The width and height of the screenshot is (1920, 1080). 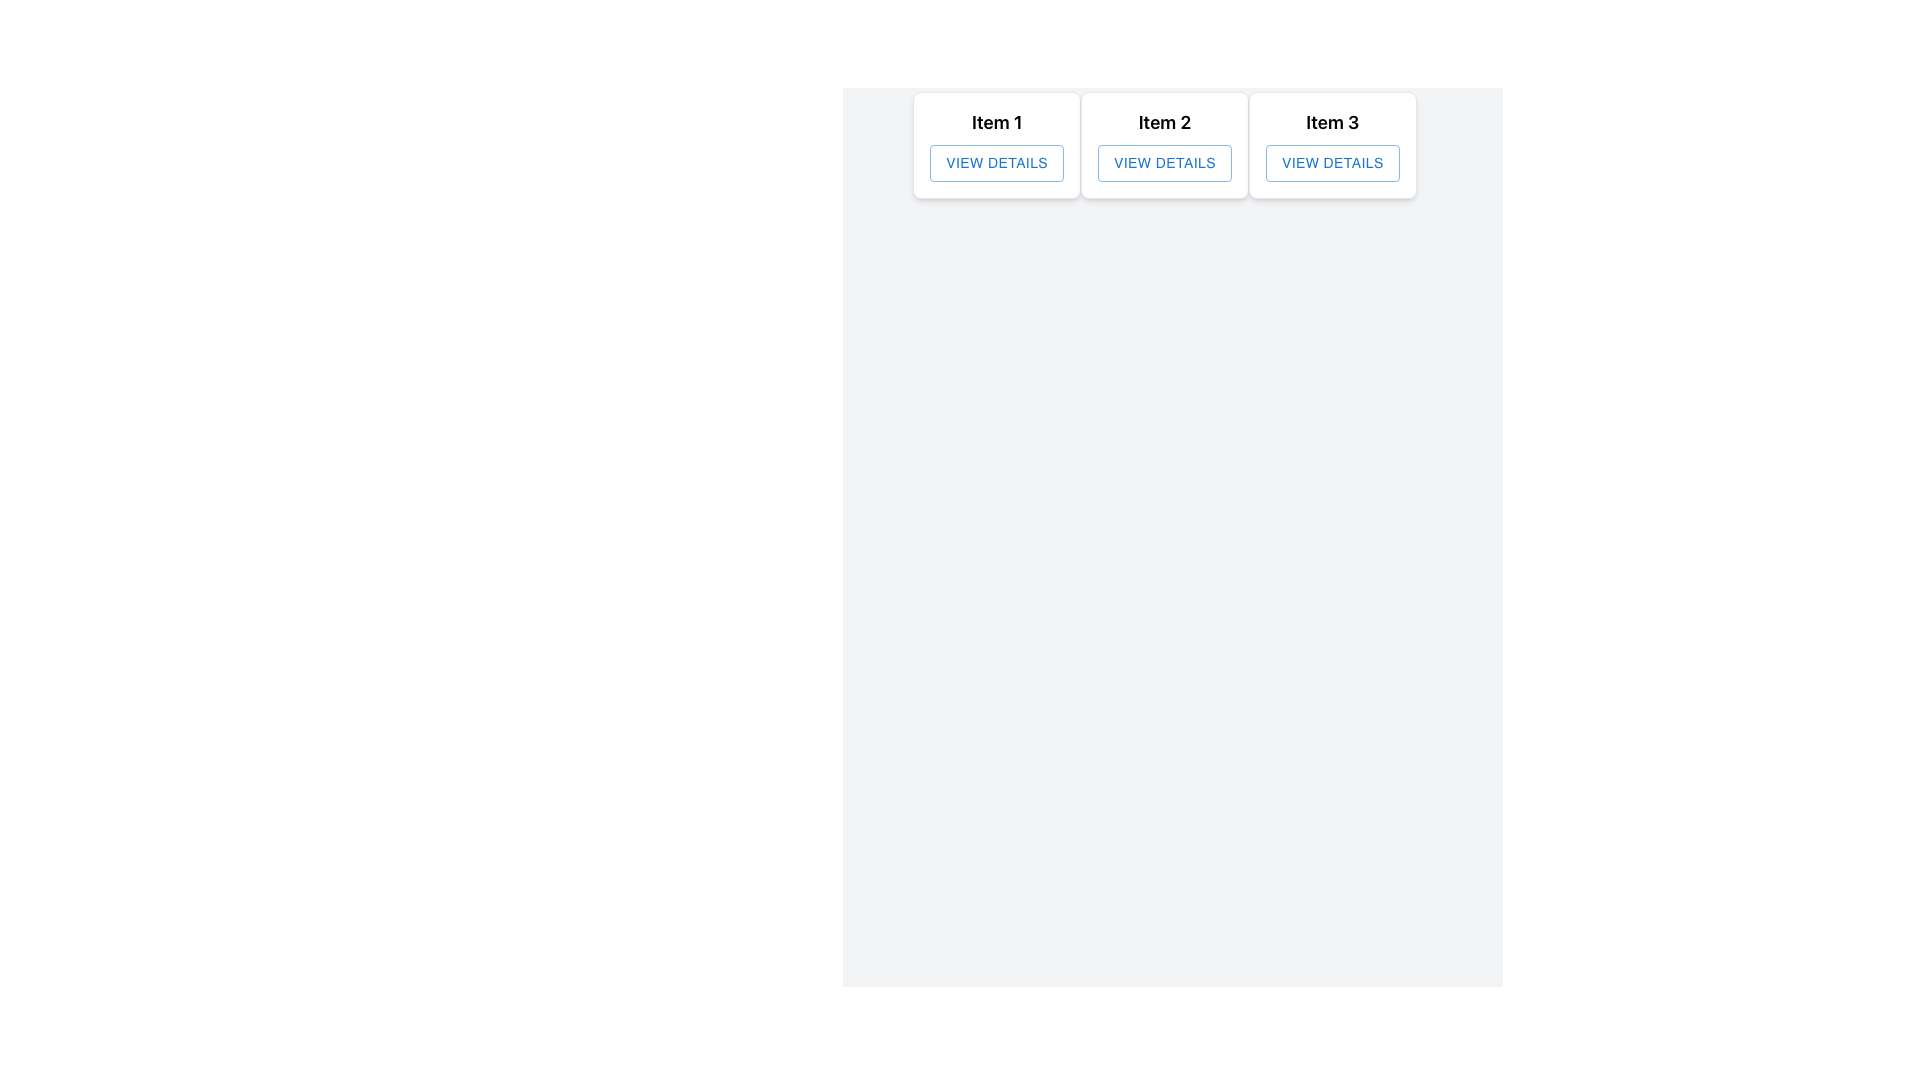 What do you see at coordinates (997, 144) in the screenshot?
I see `the interactive card representing 'Item 1'` at bounding box center [997, 144].